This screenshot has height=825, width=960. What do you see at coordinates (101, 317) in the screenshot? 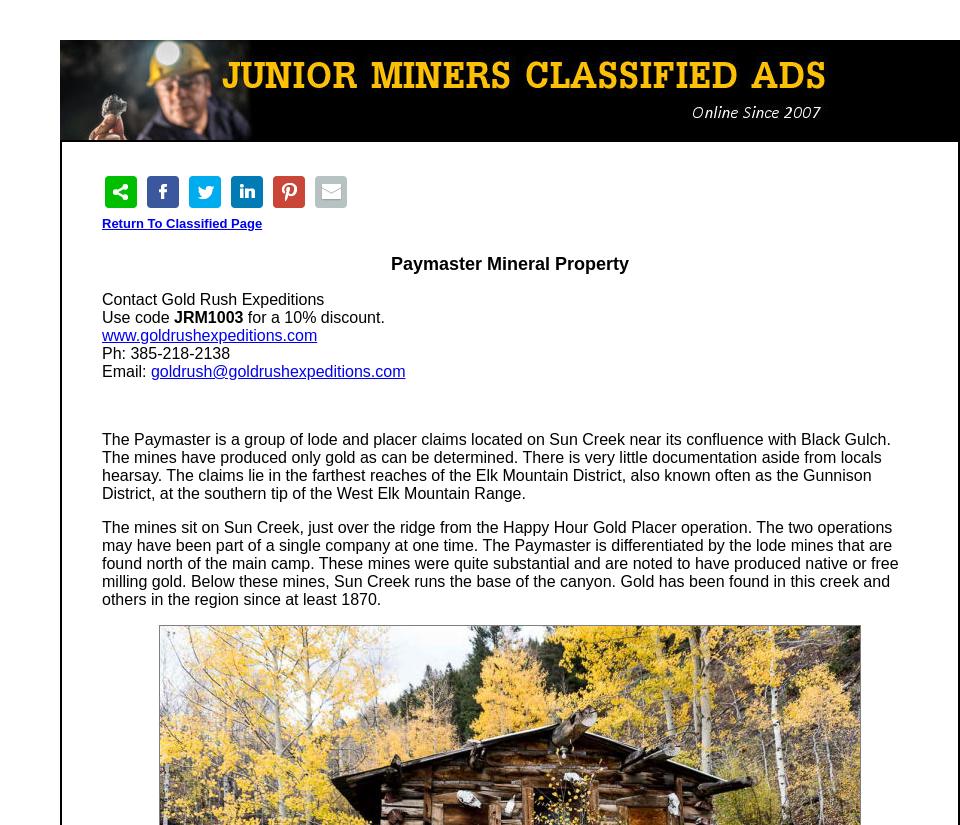
I see `'Use code'` at bounding box center [101, 317].